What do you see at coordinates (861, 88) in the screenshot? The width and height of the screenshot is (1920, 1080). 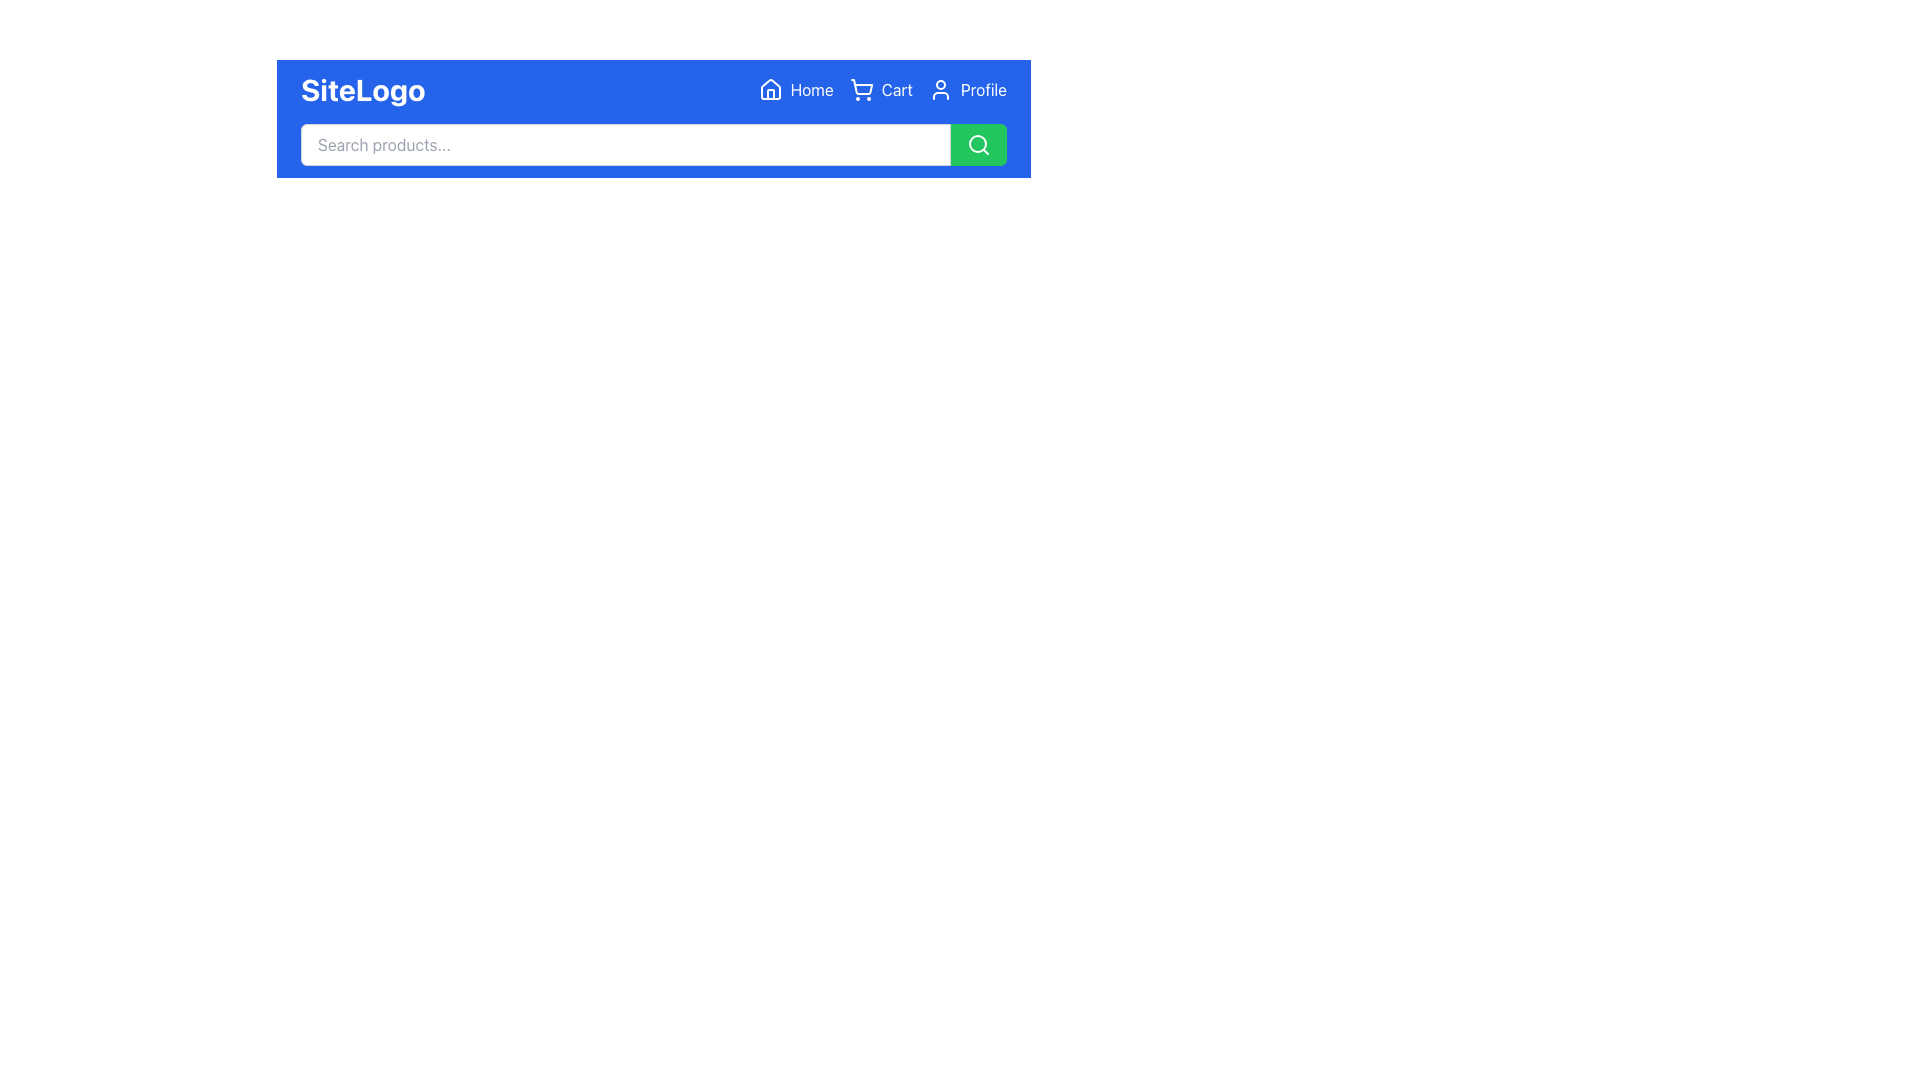 I see `the shopping cart icon located in the top navigation bar` at bounding box center [861, 88].